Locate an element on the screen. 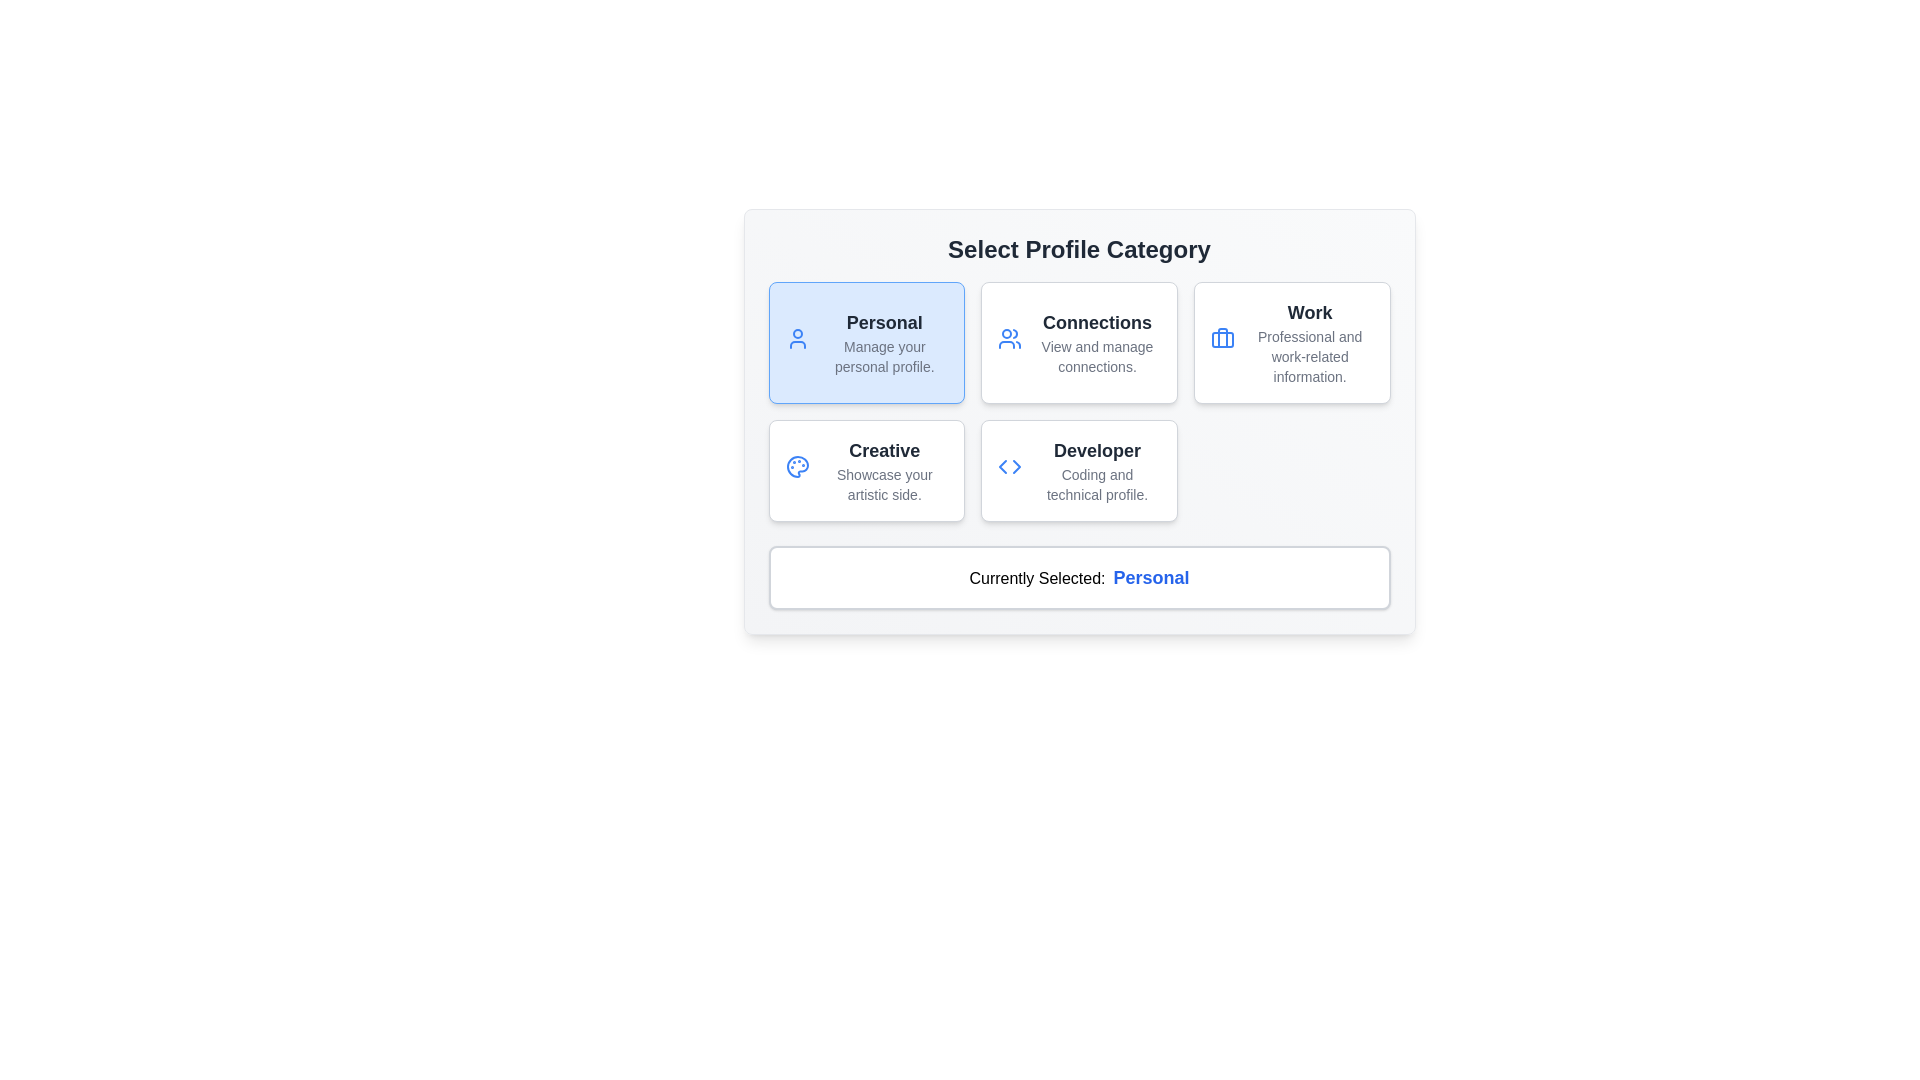  the second clickable card widget in the top row of the grid layout is located at coordinates (1078, 342).